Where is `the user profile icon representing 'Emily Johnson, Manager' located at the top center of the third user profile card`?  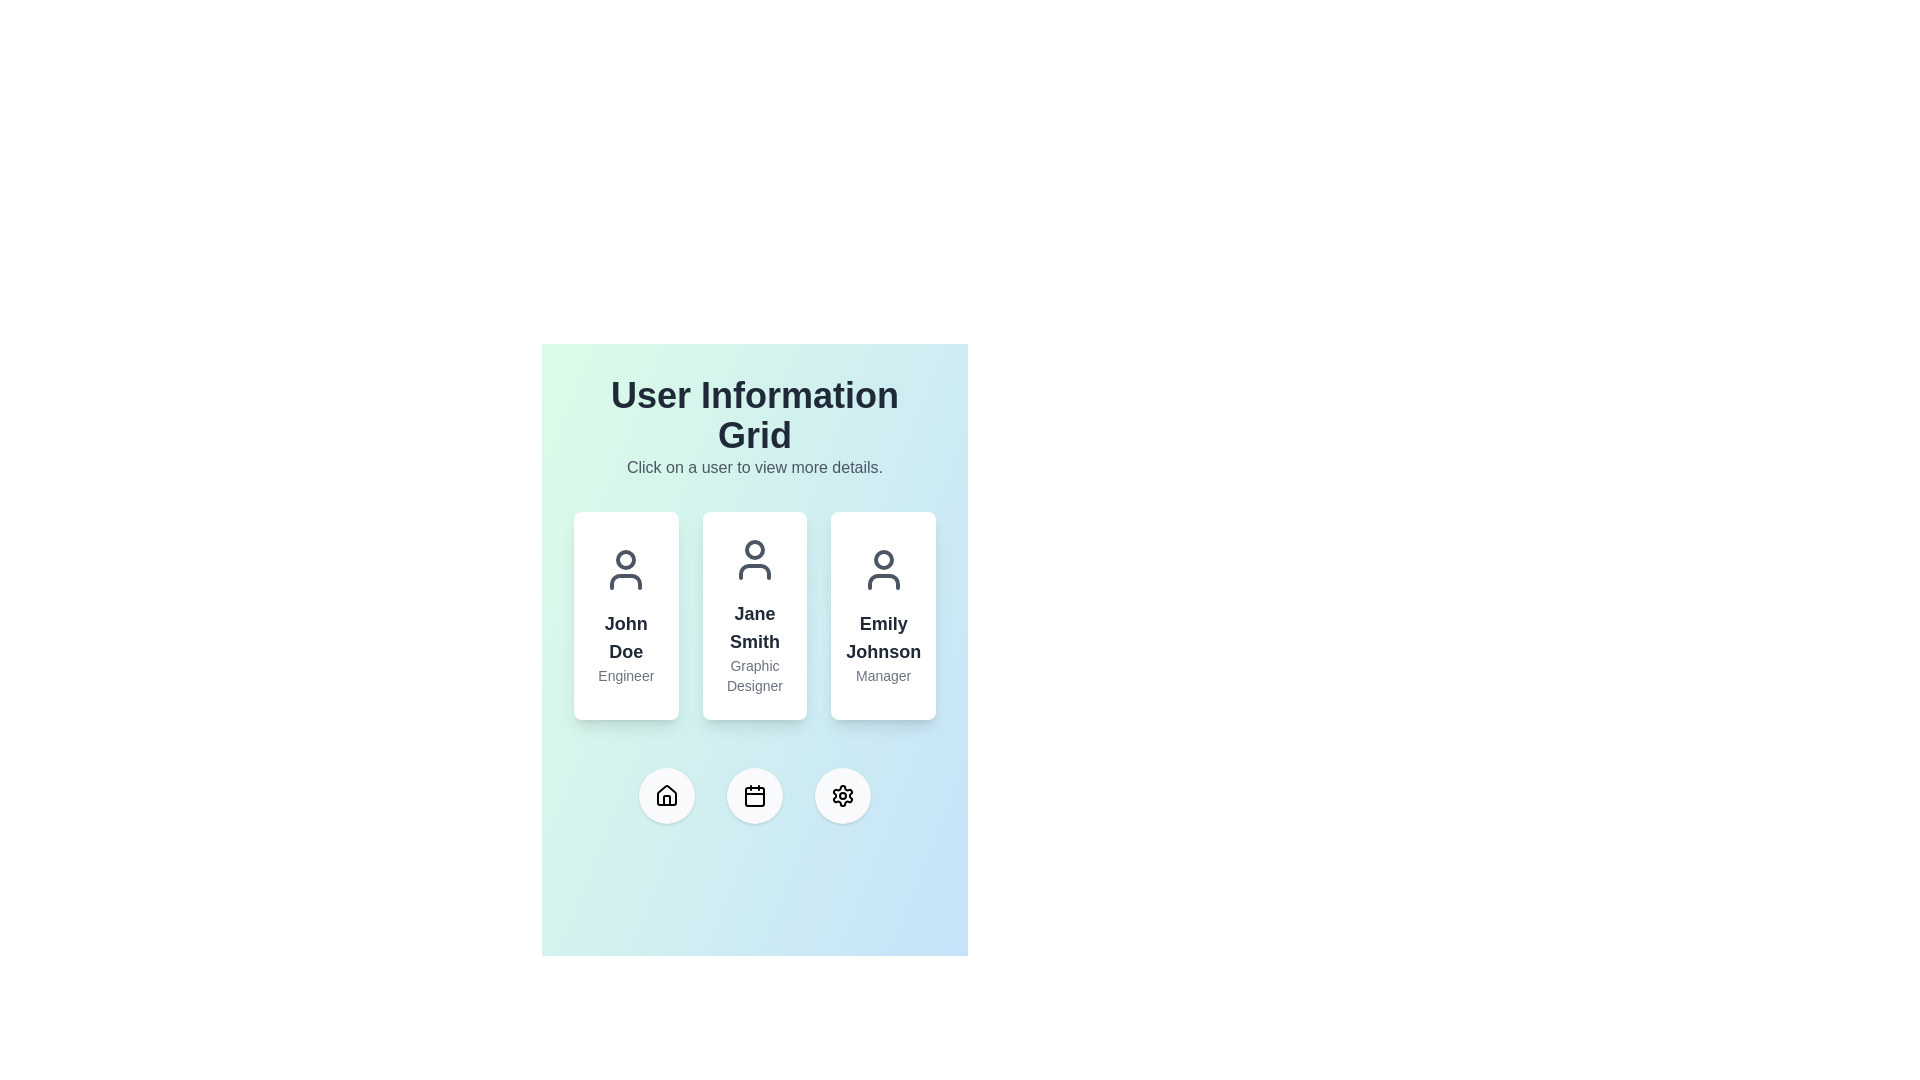 the user profile icon representing 'Emily Johnson, Manager' located at the top center of the third user profile card is located at coordinates (882, 570).